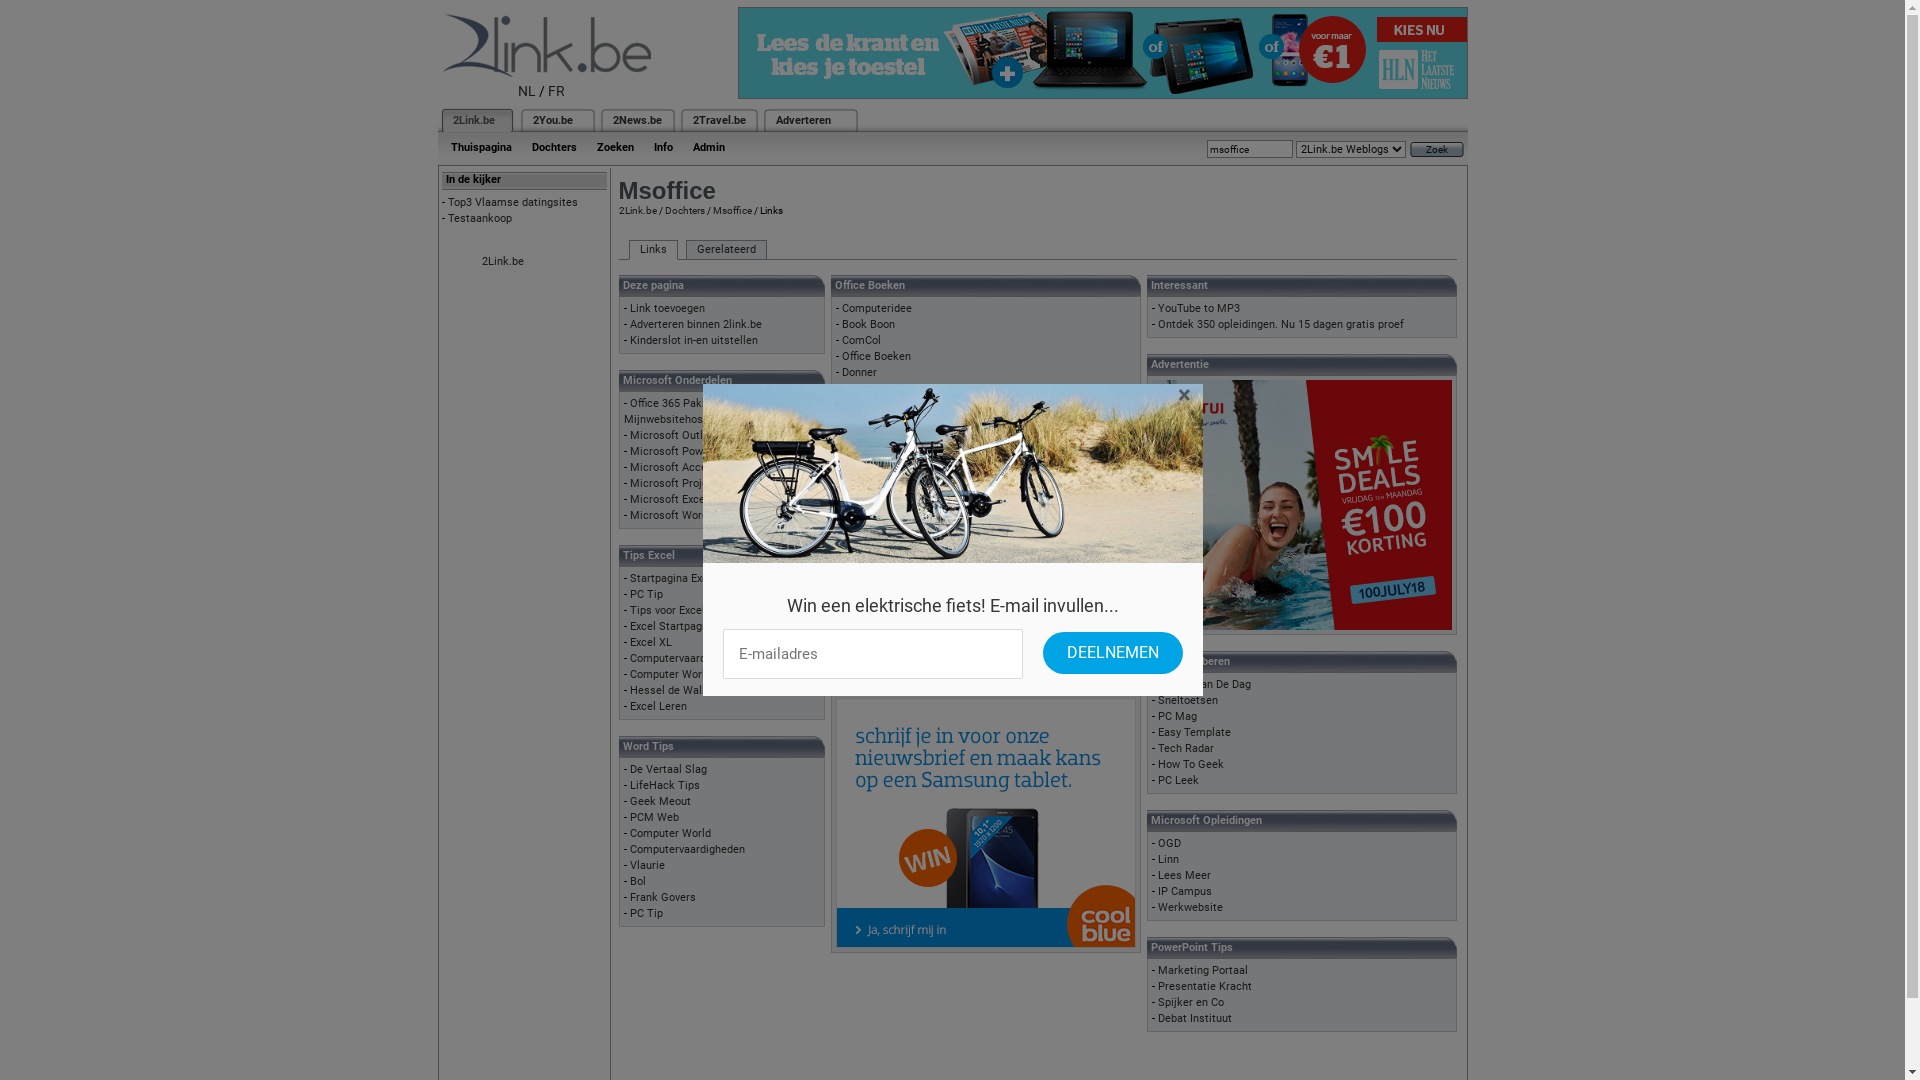 The height and width of the screenshot is (1080, 1920). Describe the element at coordinates (667, 609) in the screenshot. I see `'Tips voor Excel'` at that location.